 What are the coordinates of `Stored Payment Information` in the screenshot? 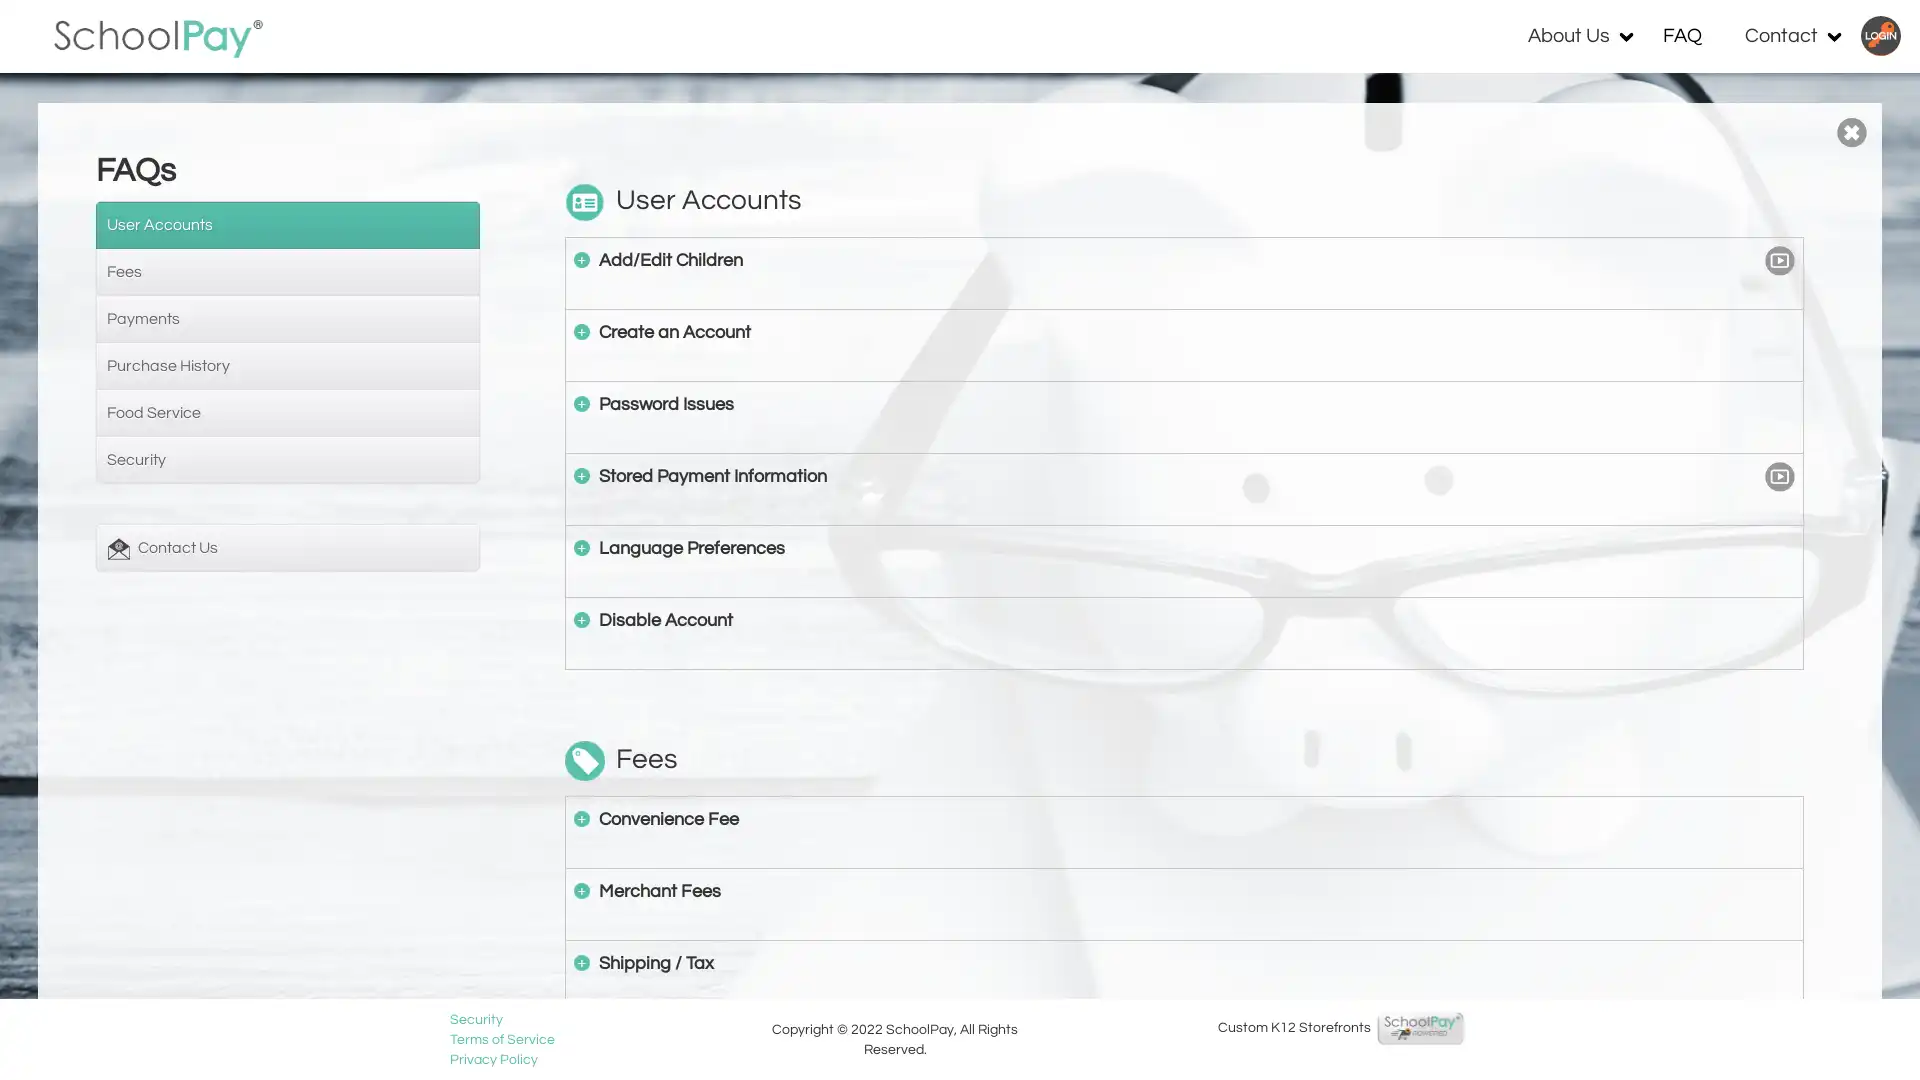 It's located at (580, 474).